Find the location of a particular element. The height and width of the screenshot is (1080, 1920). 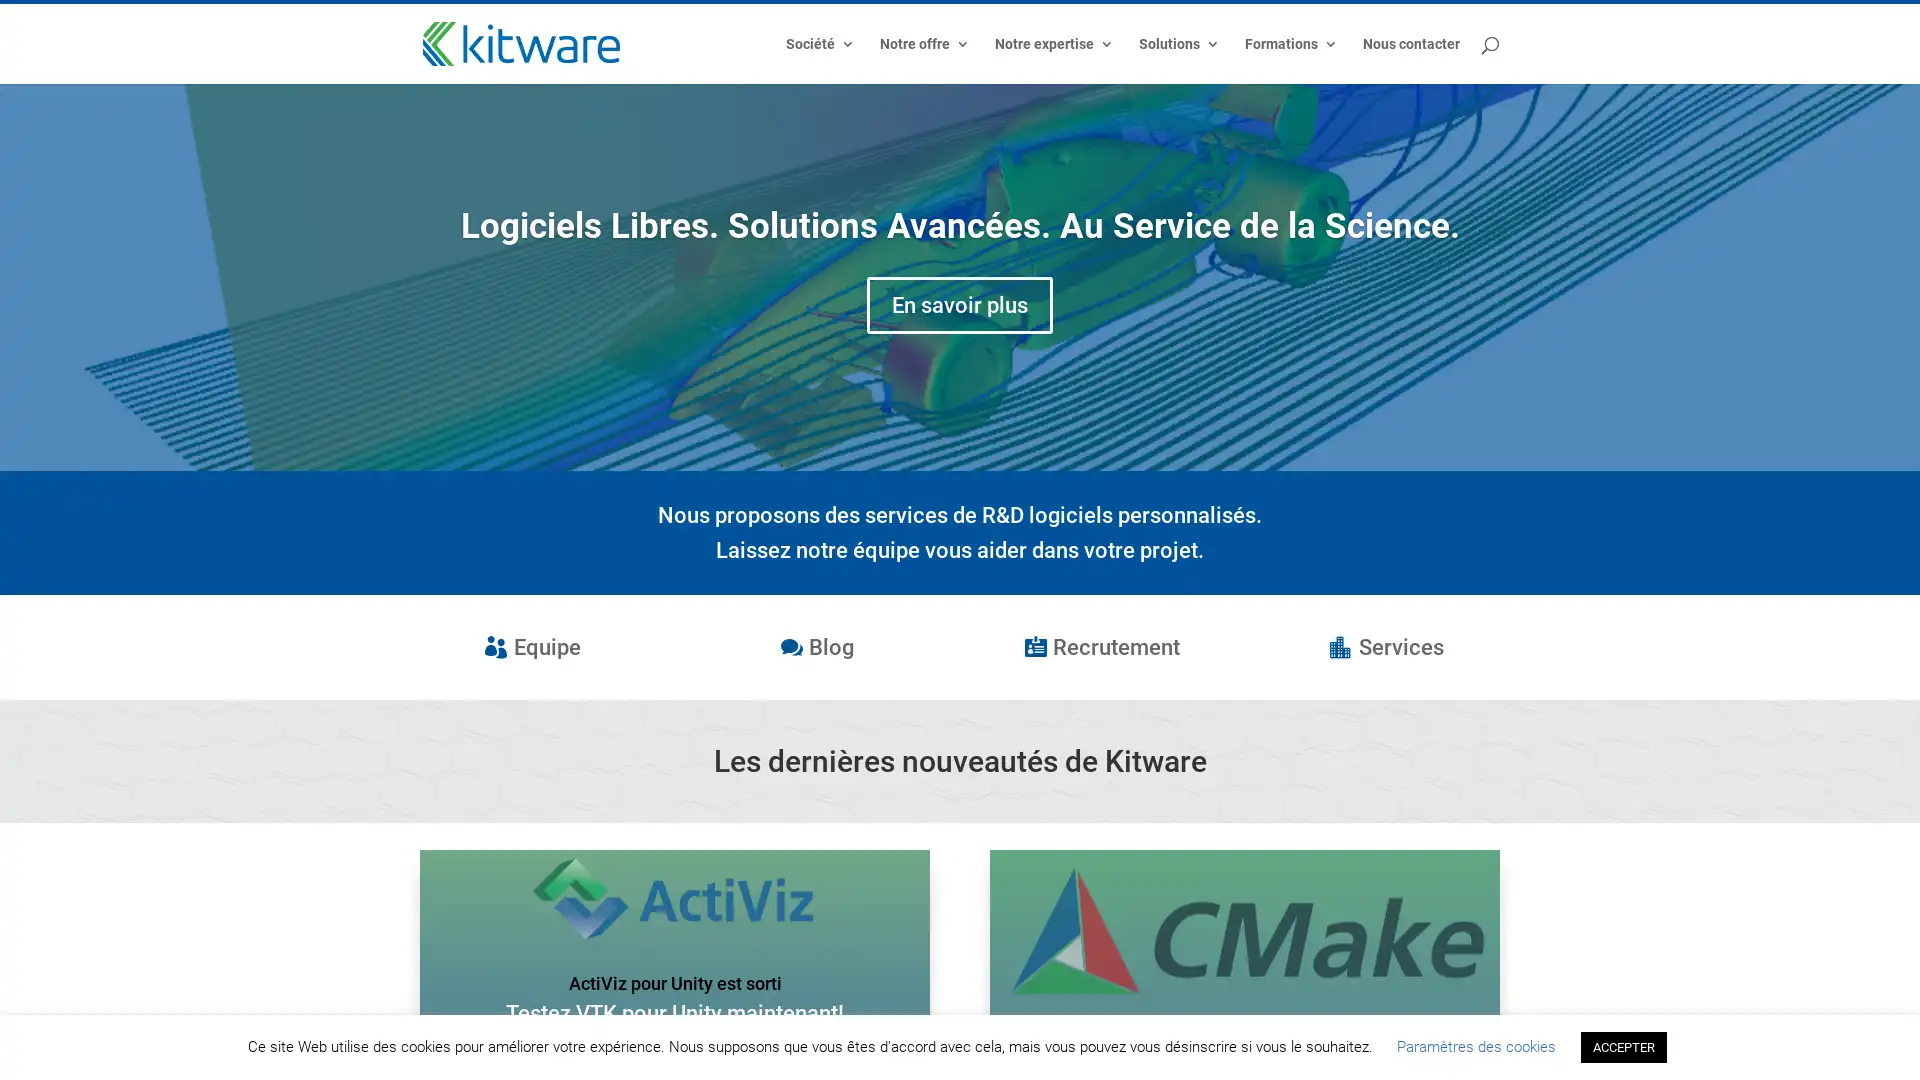

Parametres des cookies is located at coordinates (1476, 1045).